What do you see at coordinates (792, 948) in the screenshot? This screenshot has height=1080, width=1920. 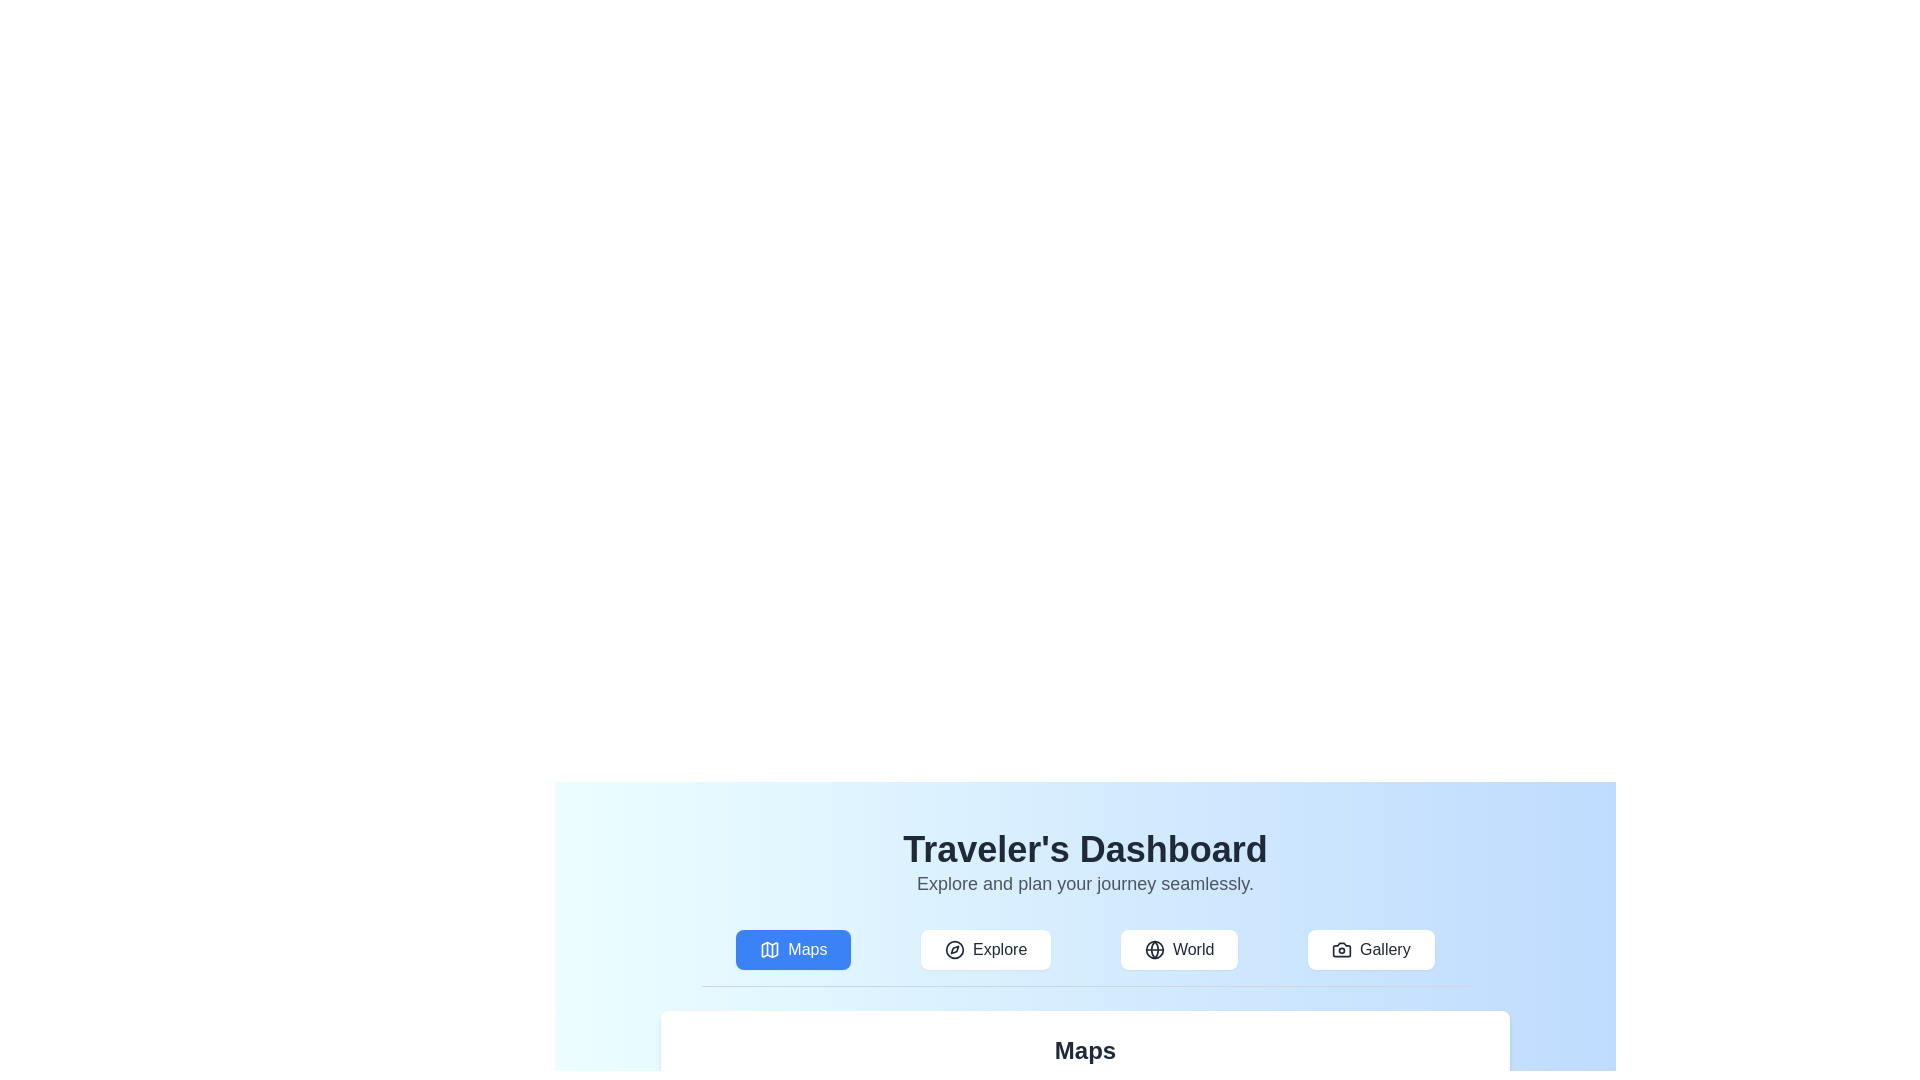 I see `the Maps tab to navigate to its content` at bounding box center [792, 948].